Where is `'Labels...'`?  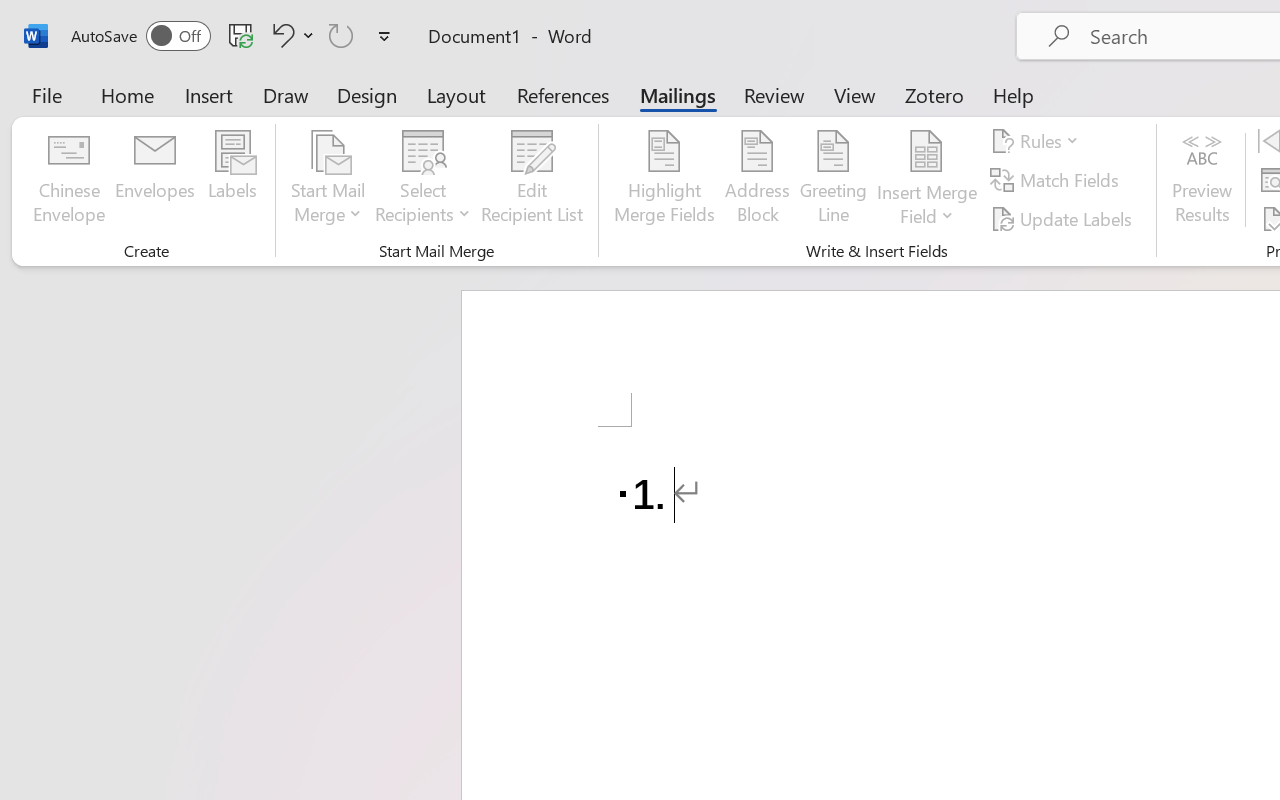 'Labels...' is located at coordinates (232, 179).